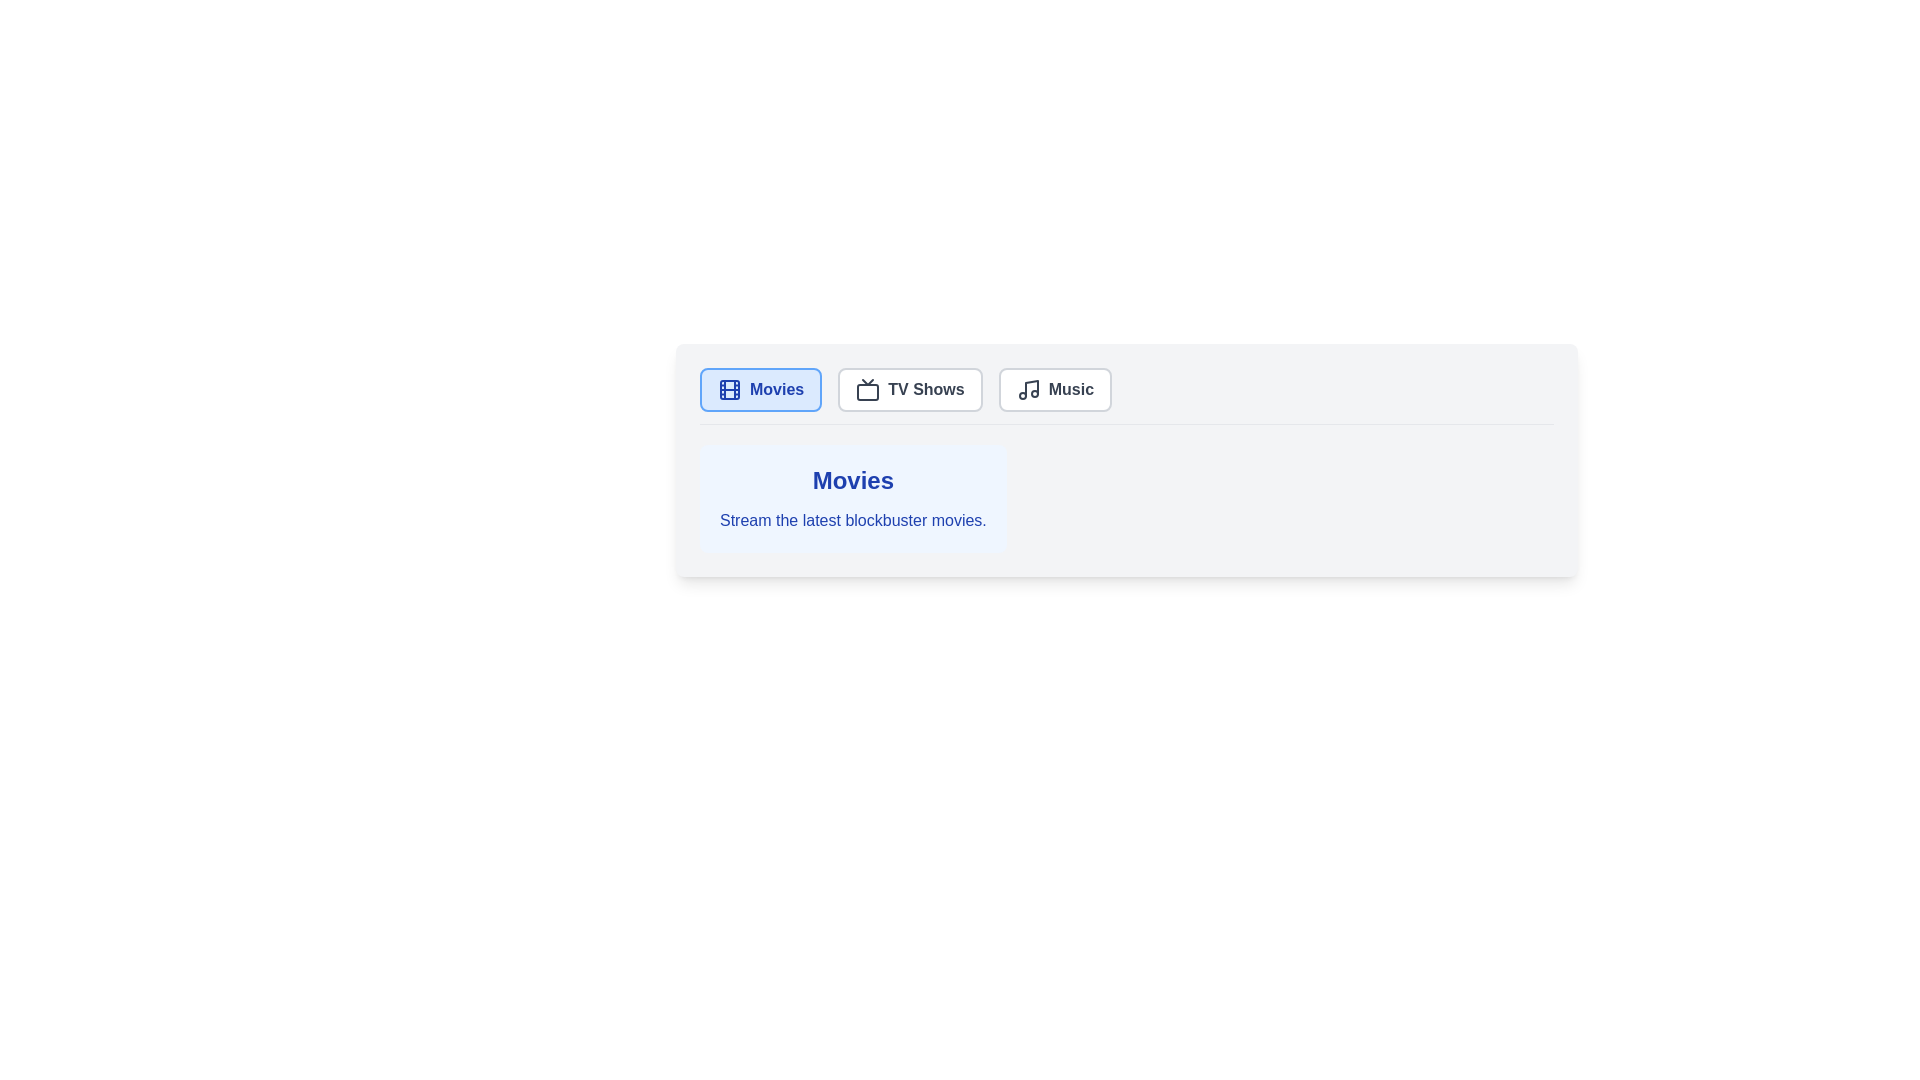 This screenshot has width=1920, height=1080. I want to click on the informational block containing the text 'Movies' and 'Stream the latest blockbuster movies', which has a light blue background and rounded corners, so click(853, 497).